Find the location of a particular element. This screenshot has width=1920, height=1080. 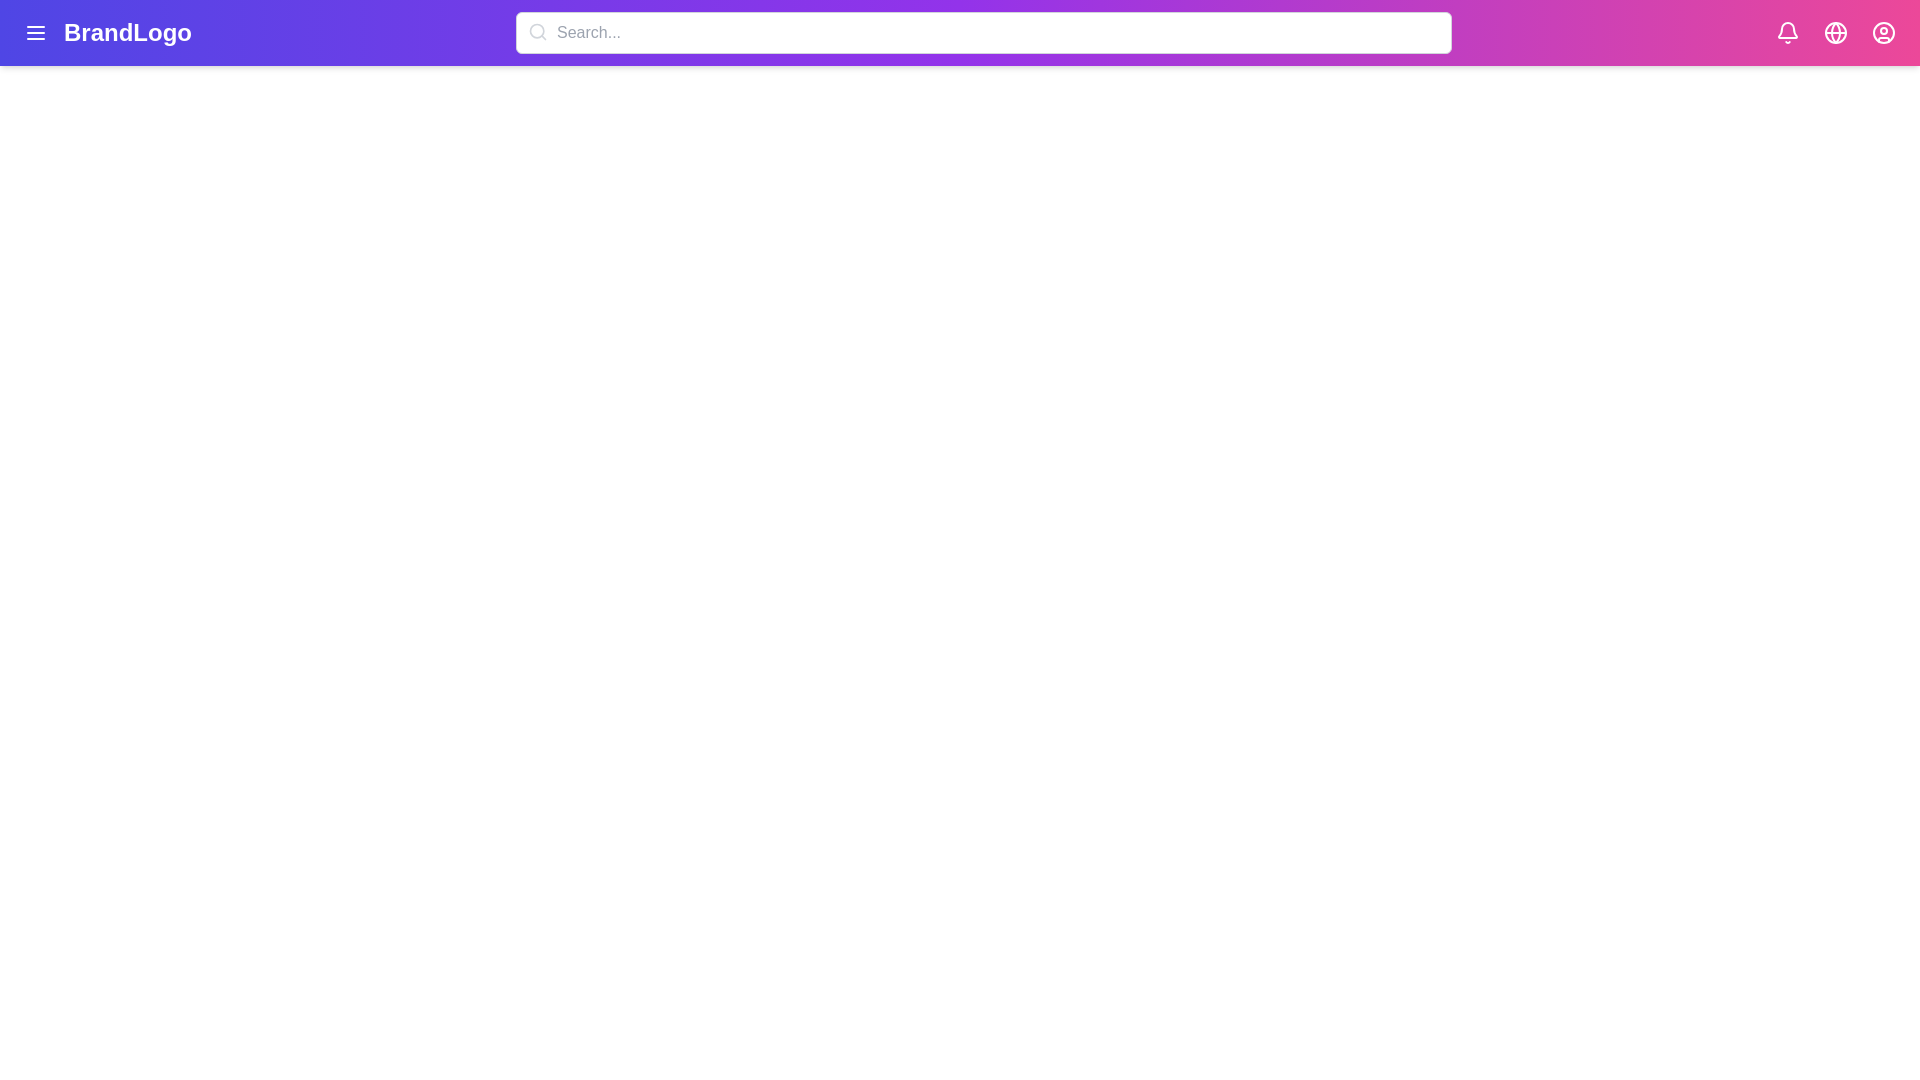

the SVG Circle Element that represents the search icon, located in the top-left corner of the search bar area is located at coordinates (537, 31).